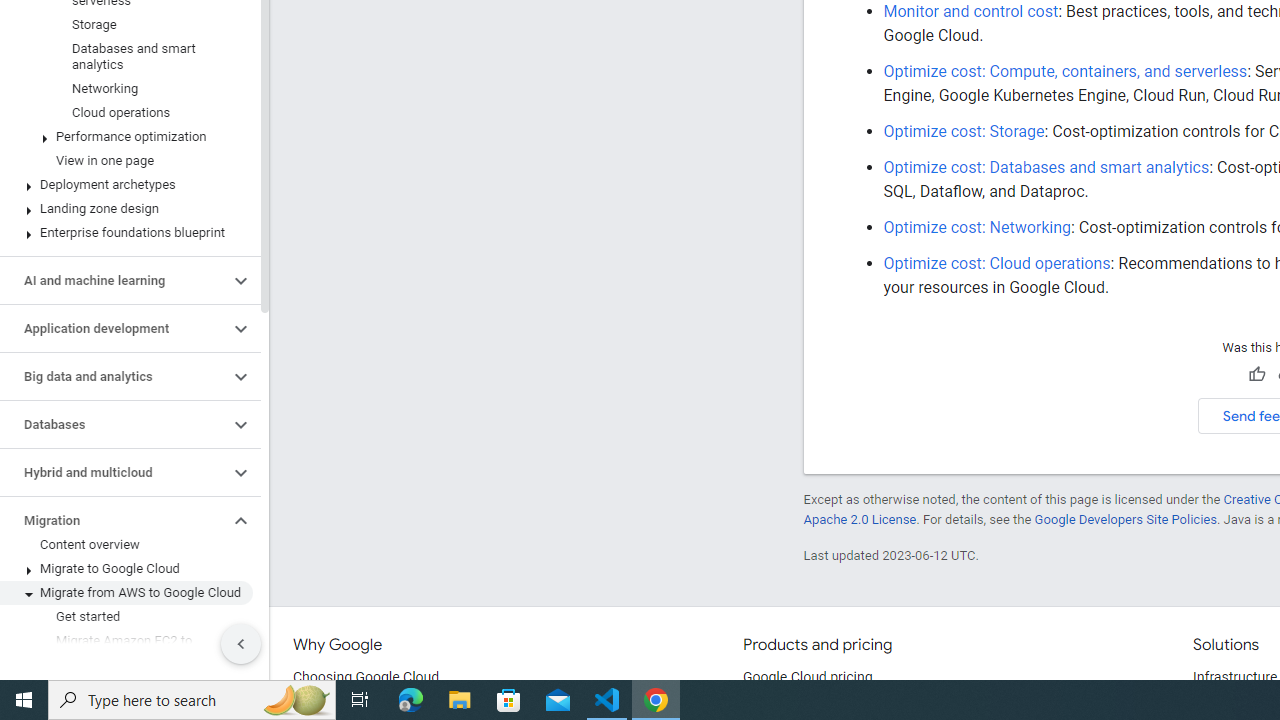  I want to click on 'Storage', so click(125, 24).